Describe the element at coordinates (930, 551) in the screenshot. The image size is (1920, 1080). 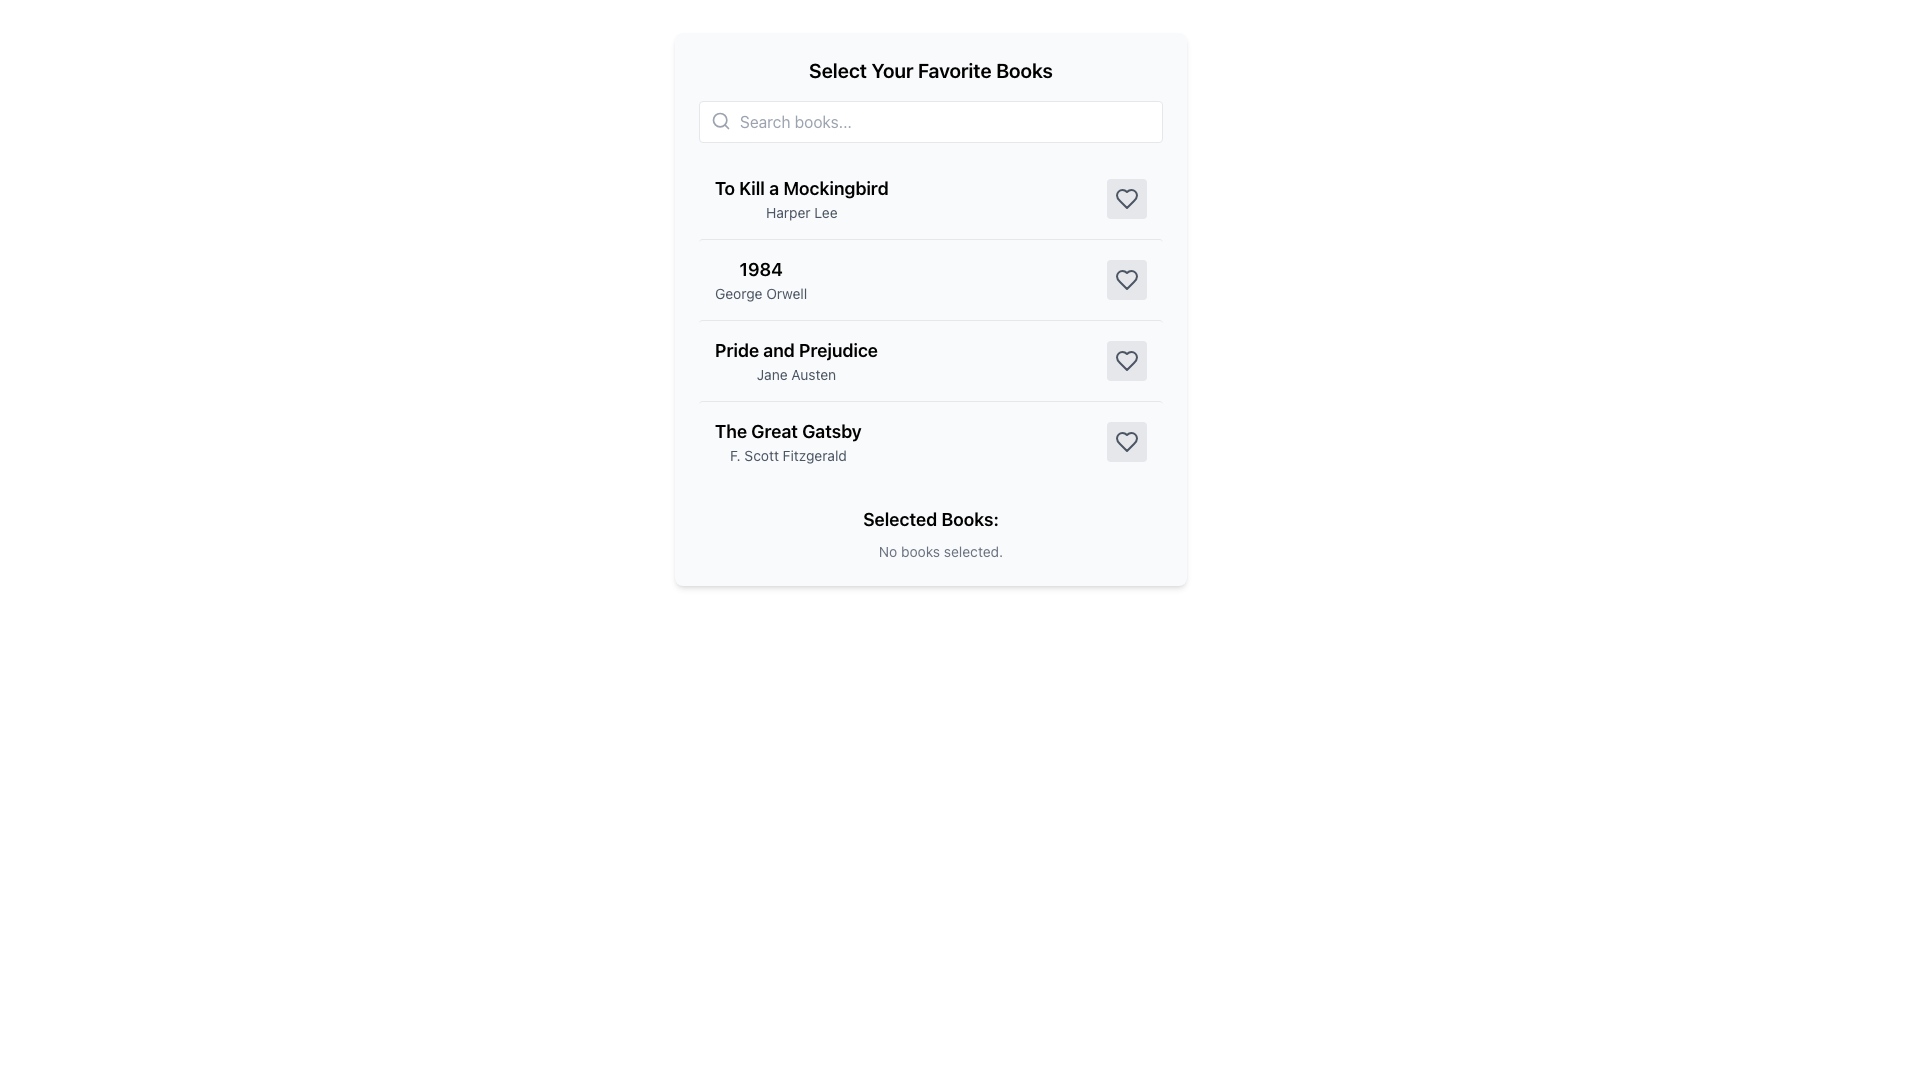
I see `the text label that displays 'No books selected.' which is located directly below the 'Selected Books:' heading` at that location.